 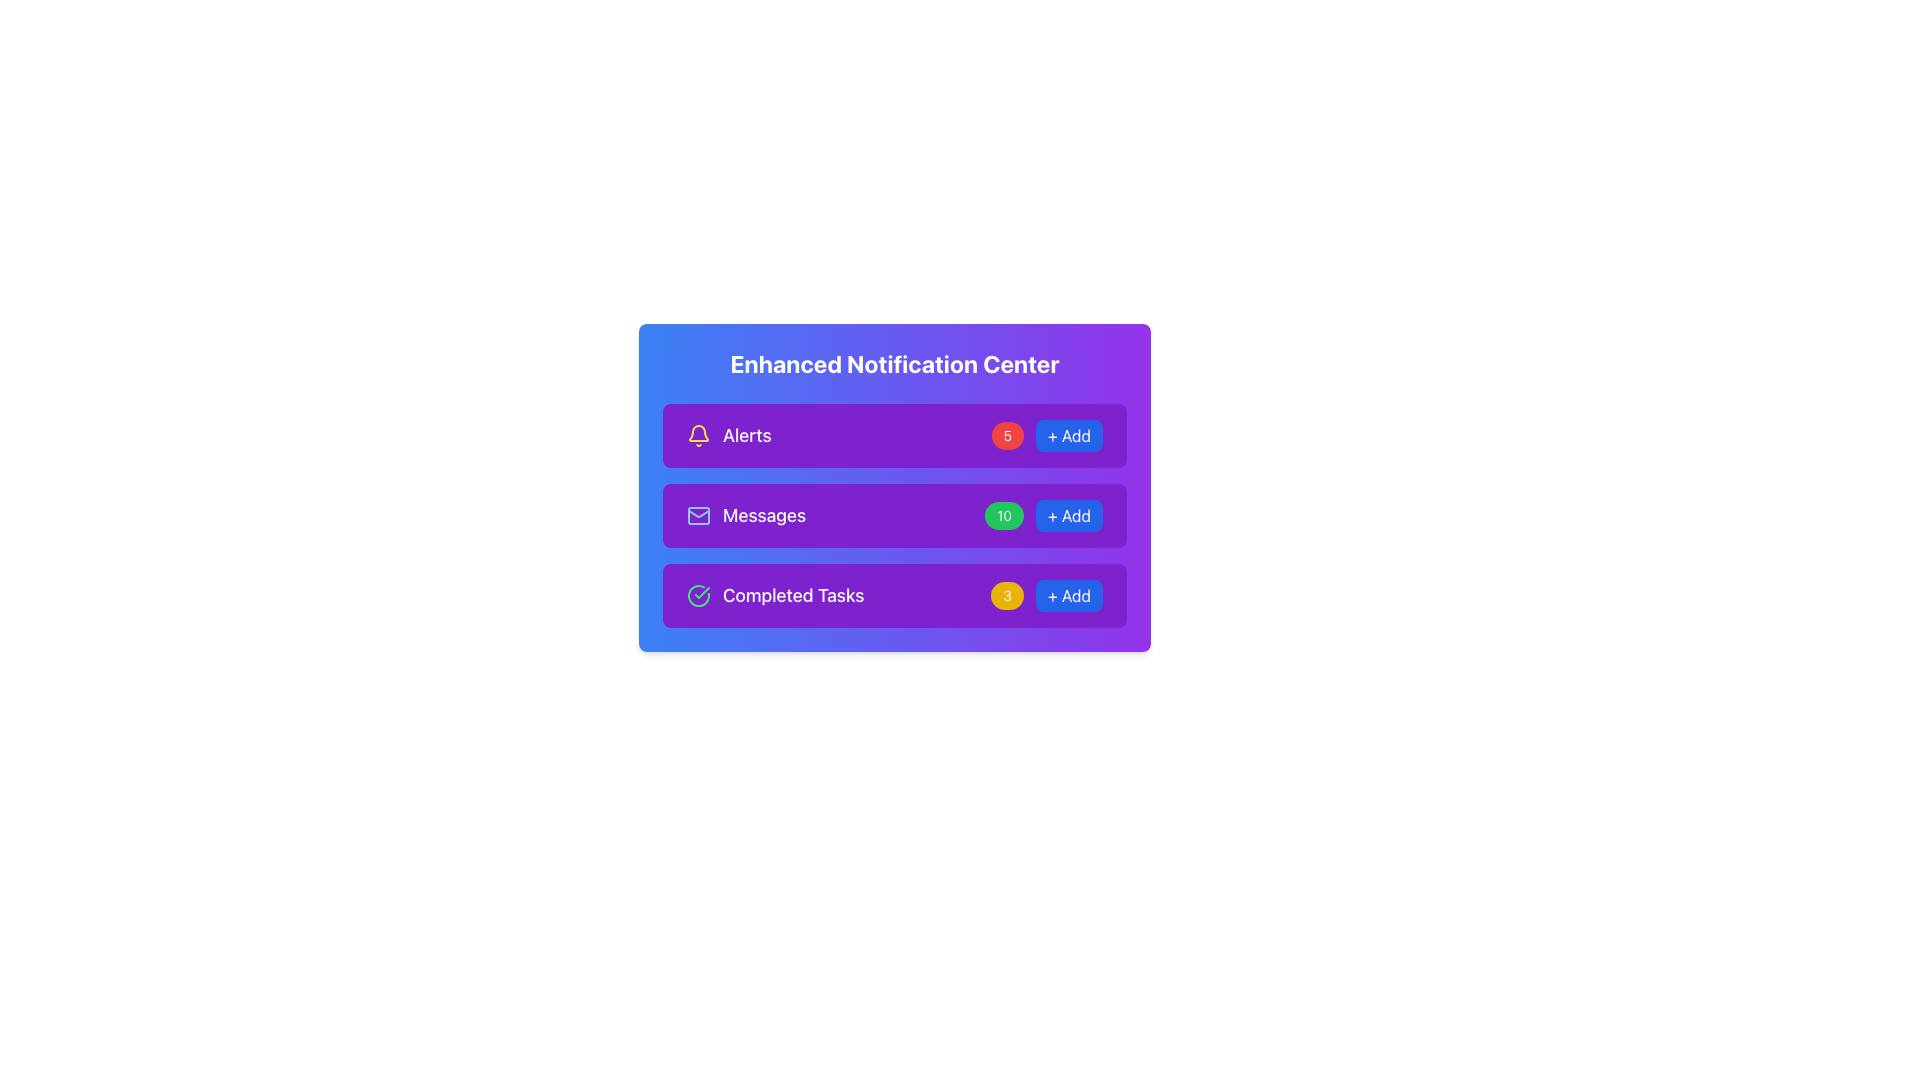 I want to click on text of the heading located at the center top of the gradient-colored notification card, which serves as the title for the notification center, so click(x=893, y=363).